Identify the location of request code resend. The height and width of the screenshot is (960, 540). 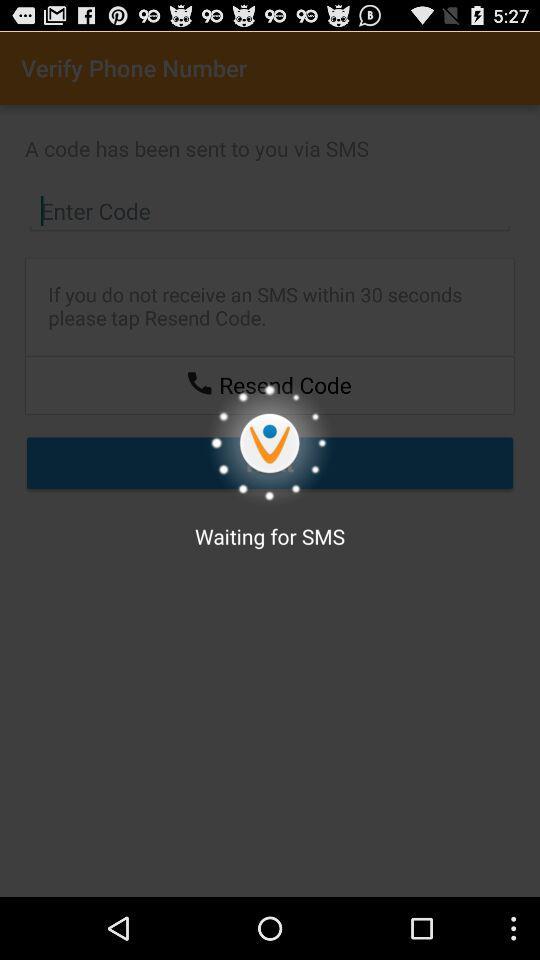
(199, 381).